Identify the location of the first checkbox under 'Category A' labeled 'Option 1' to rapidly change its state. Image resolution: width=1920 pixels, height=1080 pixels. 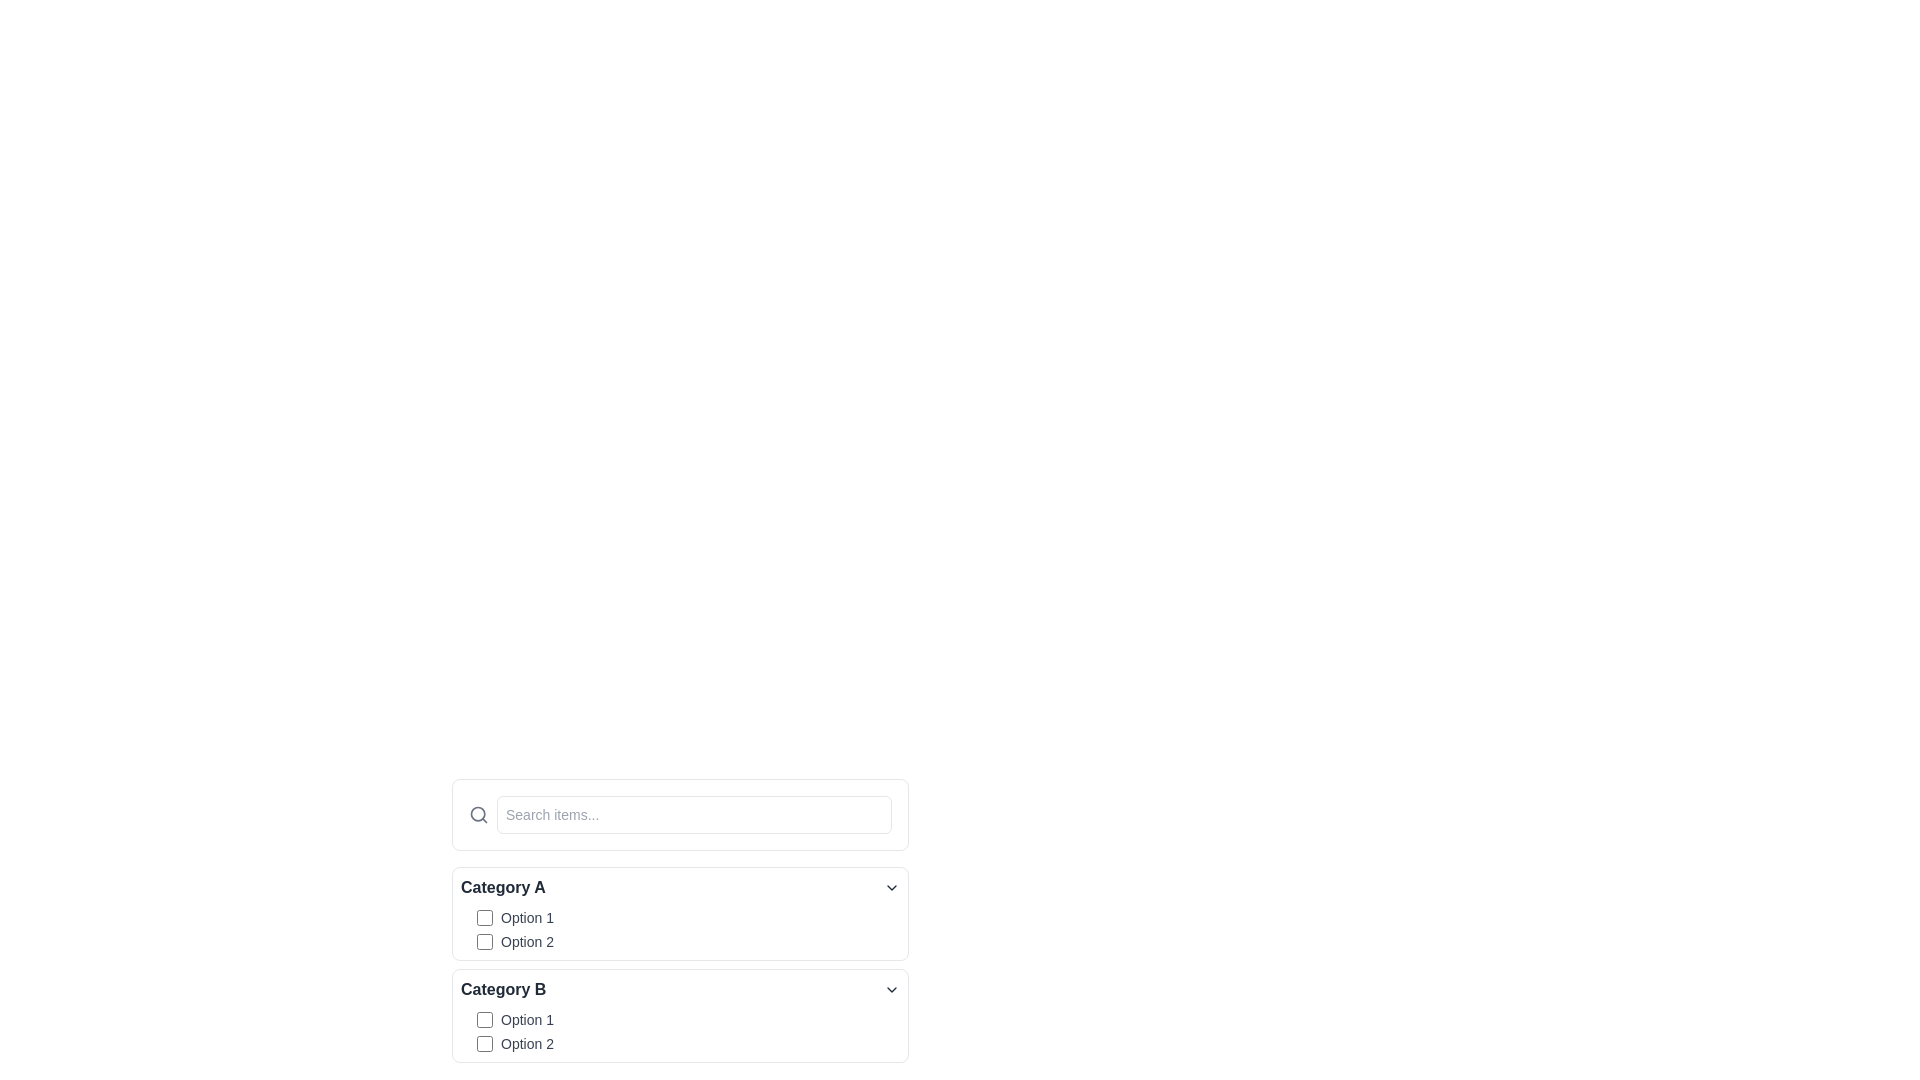
(484, 918).